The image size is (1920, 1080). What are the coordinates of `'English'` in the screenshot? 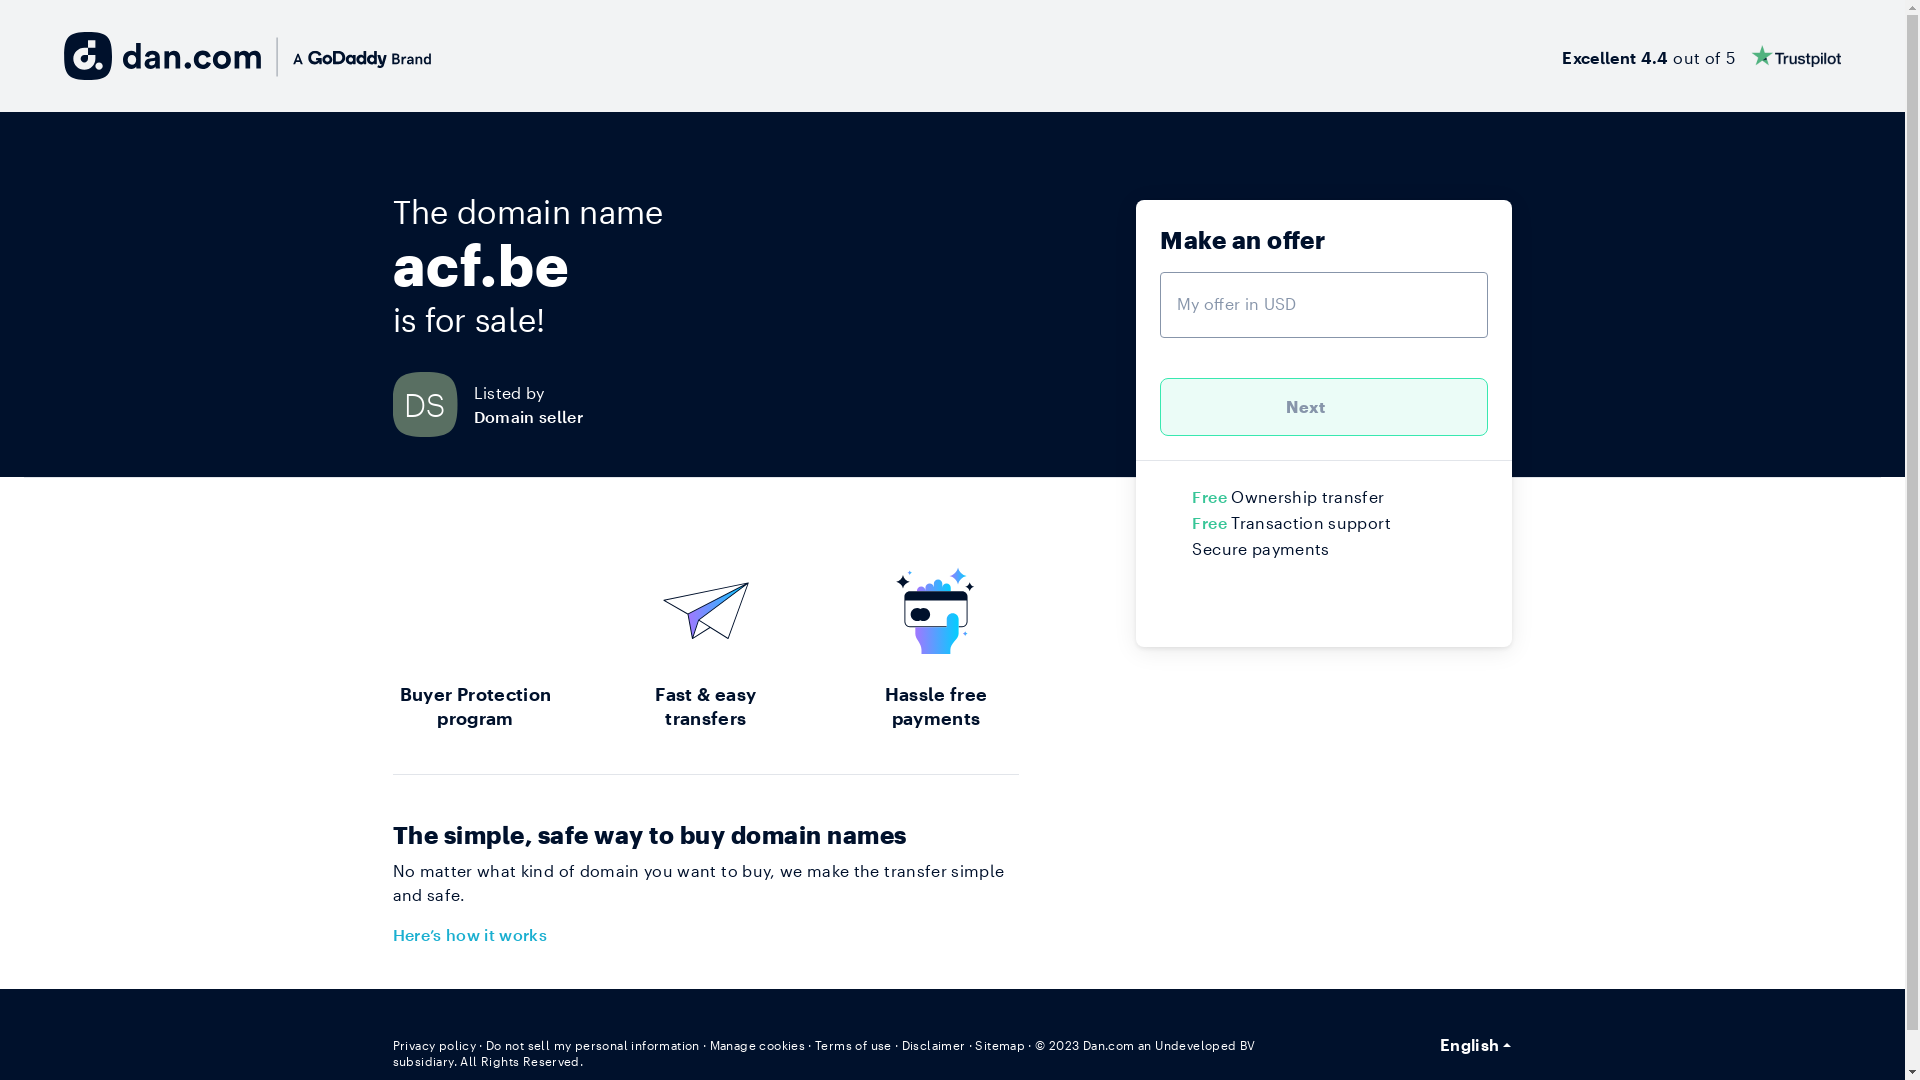 It's located at (1476, 1044).